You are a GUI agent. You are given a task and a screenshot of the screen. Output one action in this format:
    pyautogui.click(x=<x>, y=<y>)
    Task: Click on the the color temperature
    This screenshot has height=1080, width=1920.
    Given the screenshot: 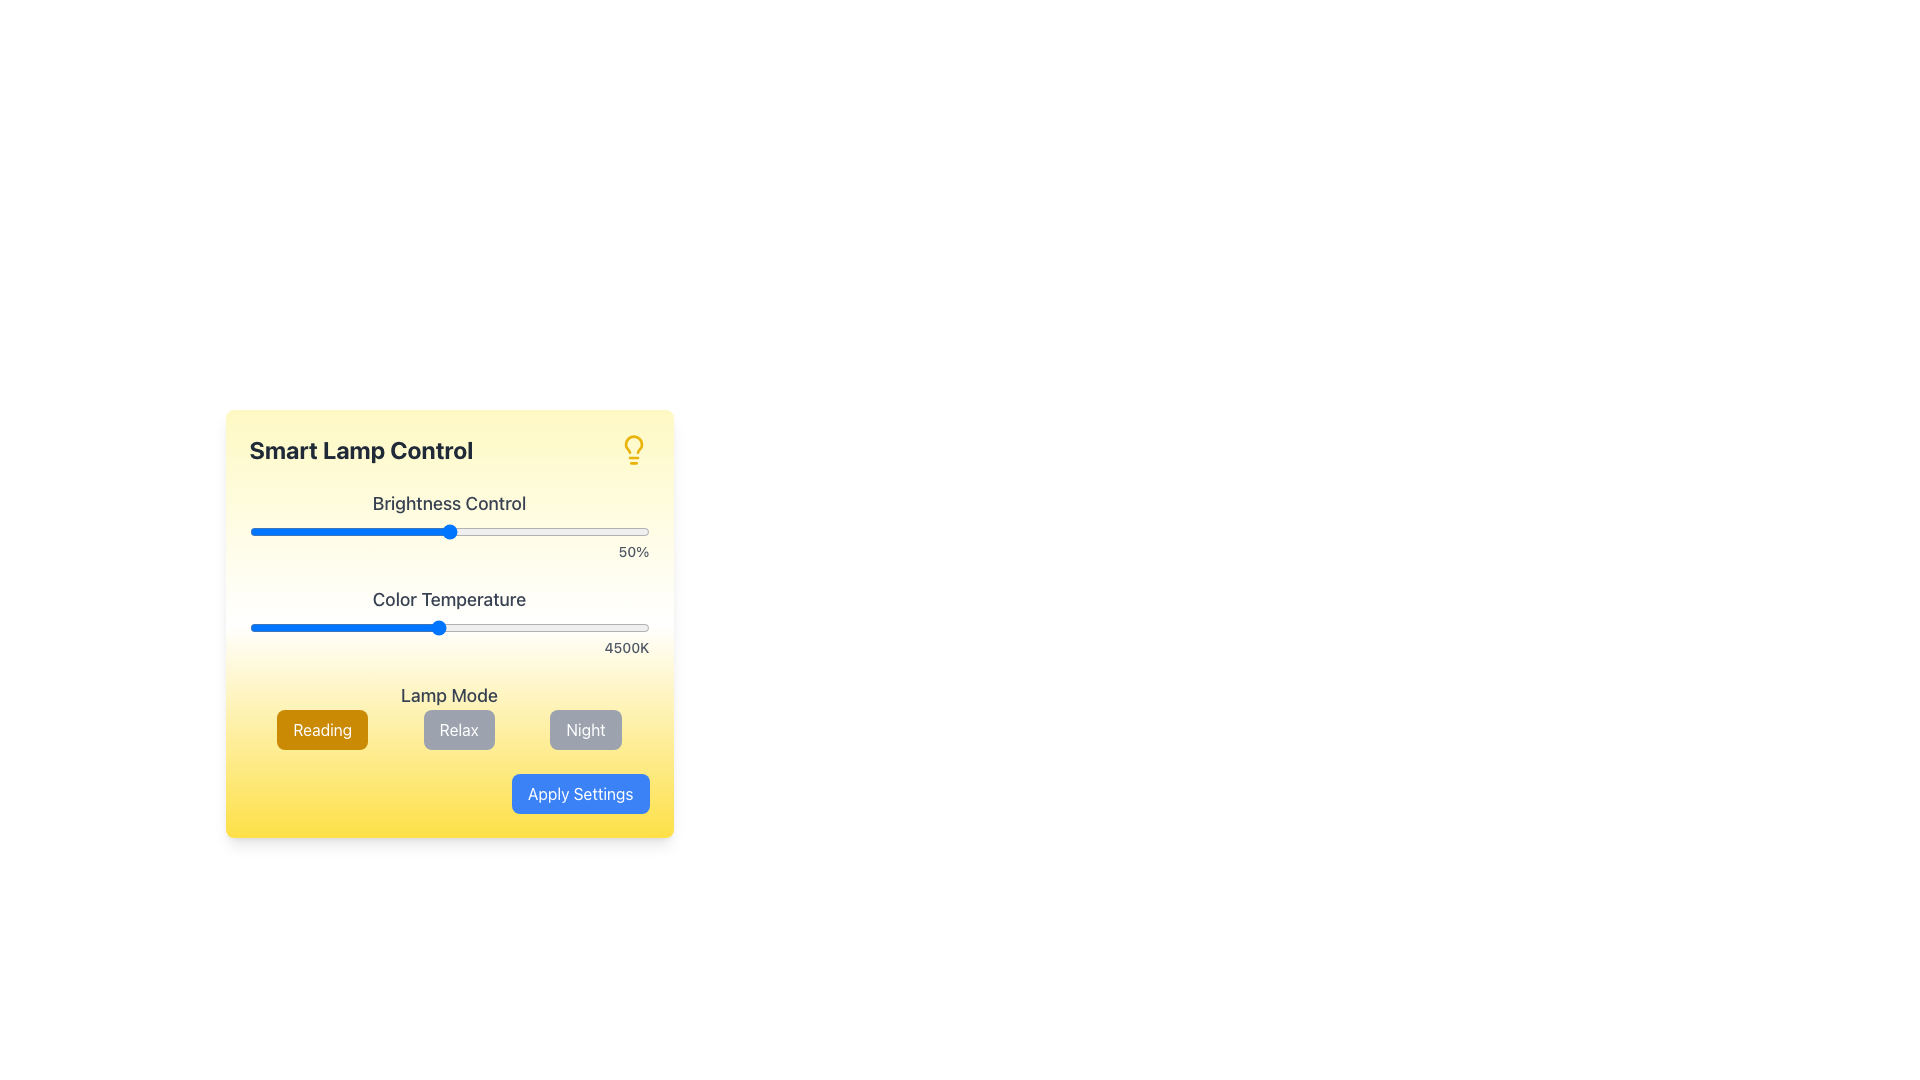 What is the action you would take?
    pyautogui.click(x=498, y=627)
    